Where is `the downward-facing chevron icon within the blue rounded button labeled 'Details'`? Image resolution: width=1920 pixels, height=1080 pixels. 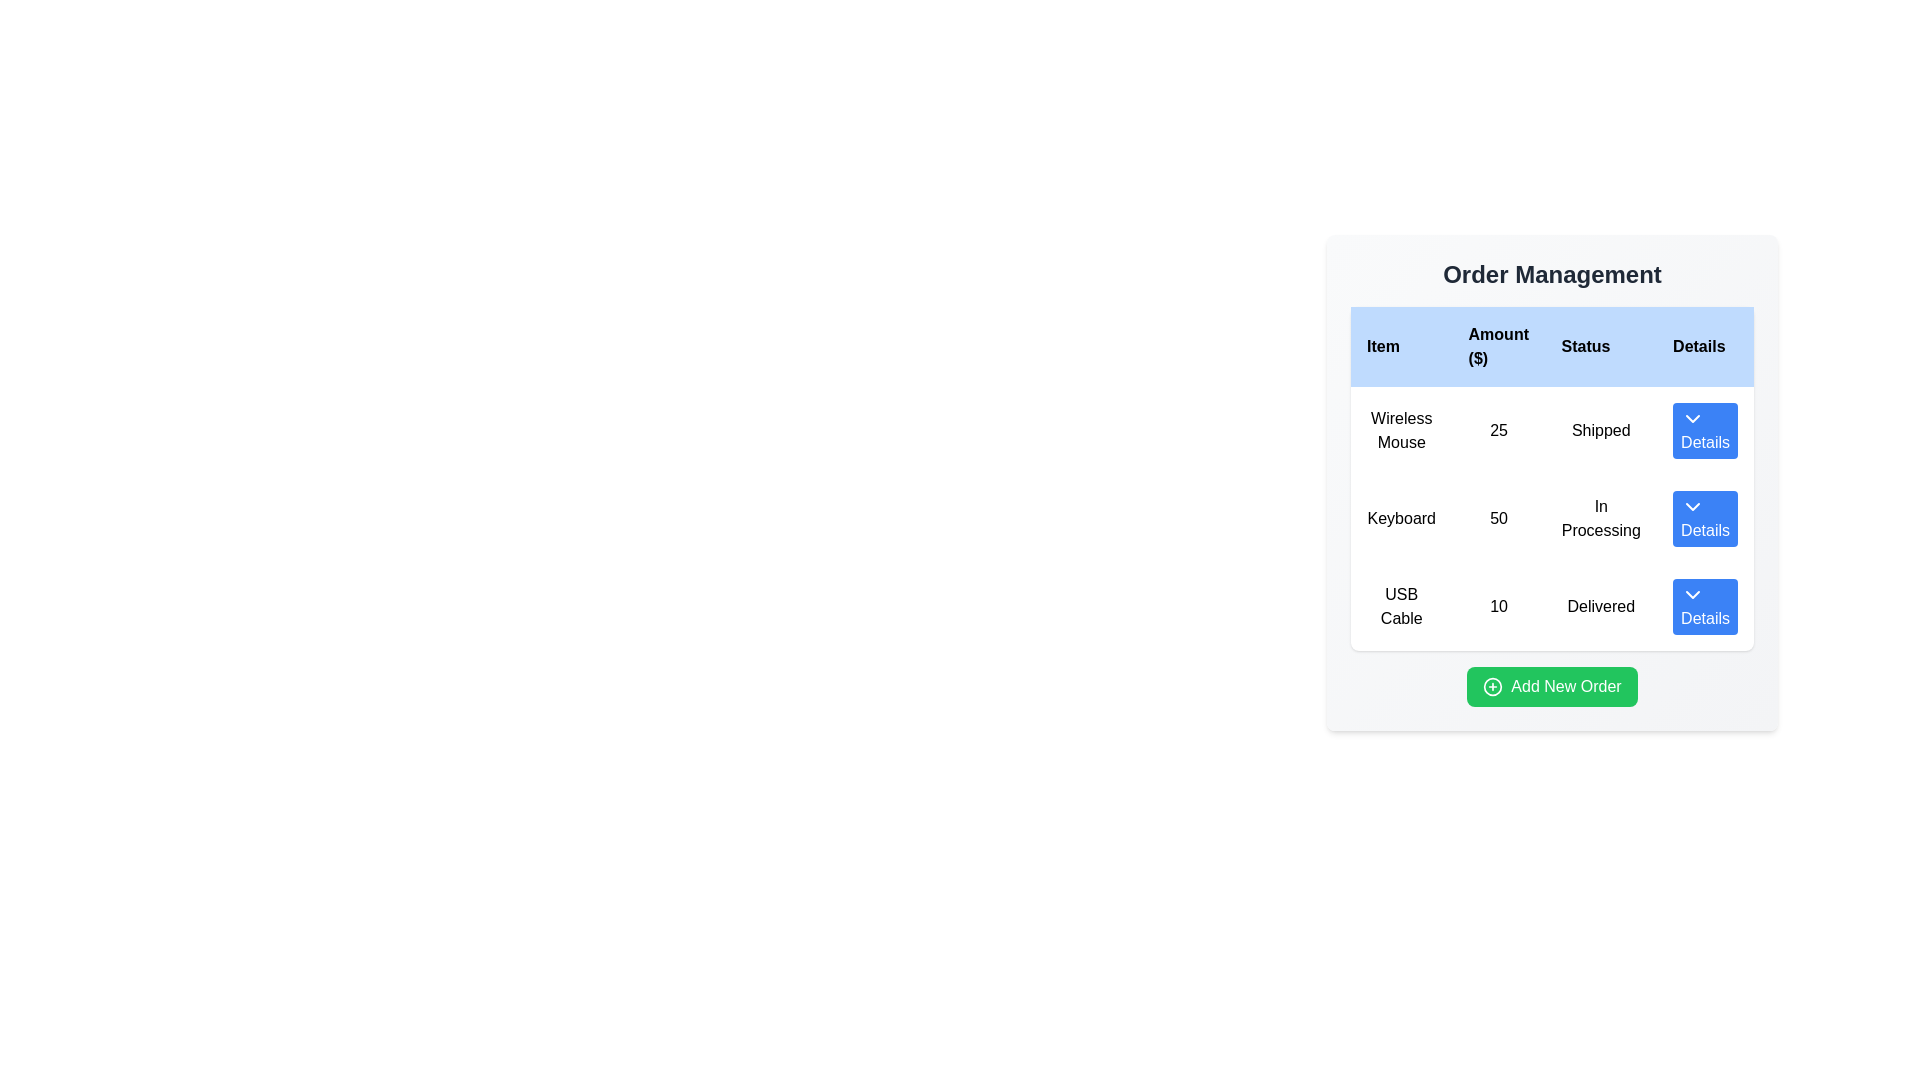 the downward-facing chevron icon within the blue rounded button labeled 'Details' is located at coordinates (1692, 418).